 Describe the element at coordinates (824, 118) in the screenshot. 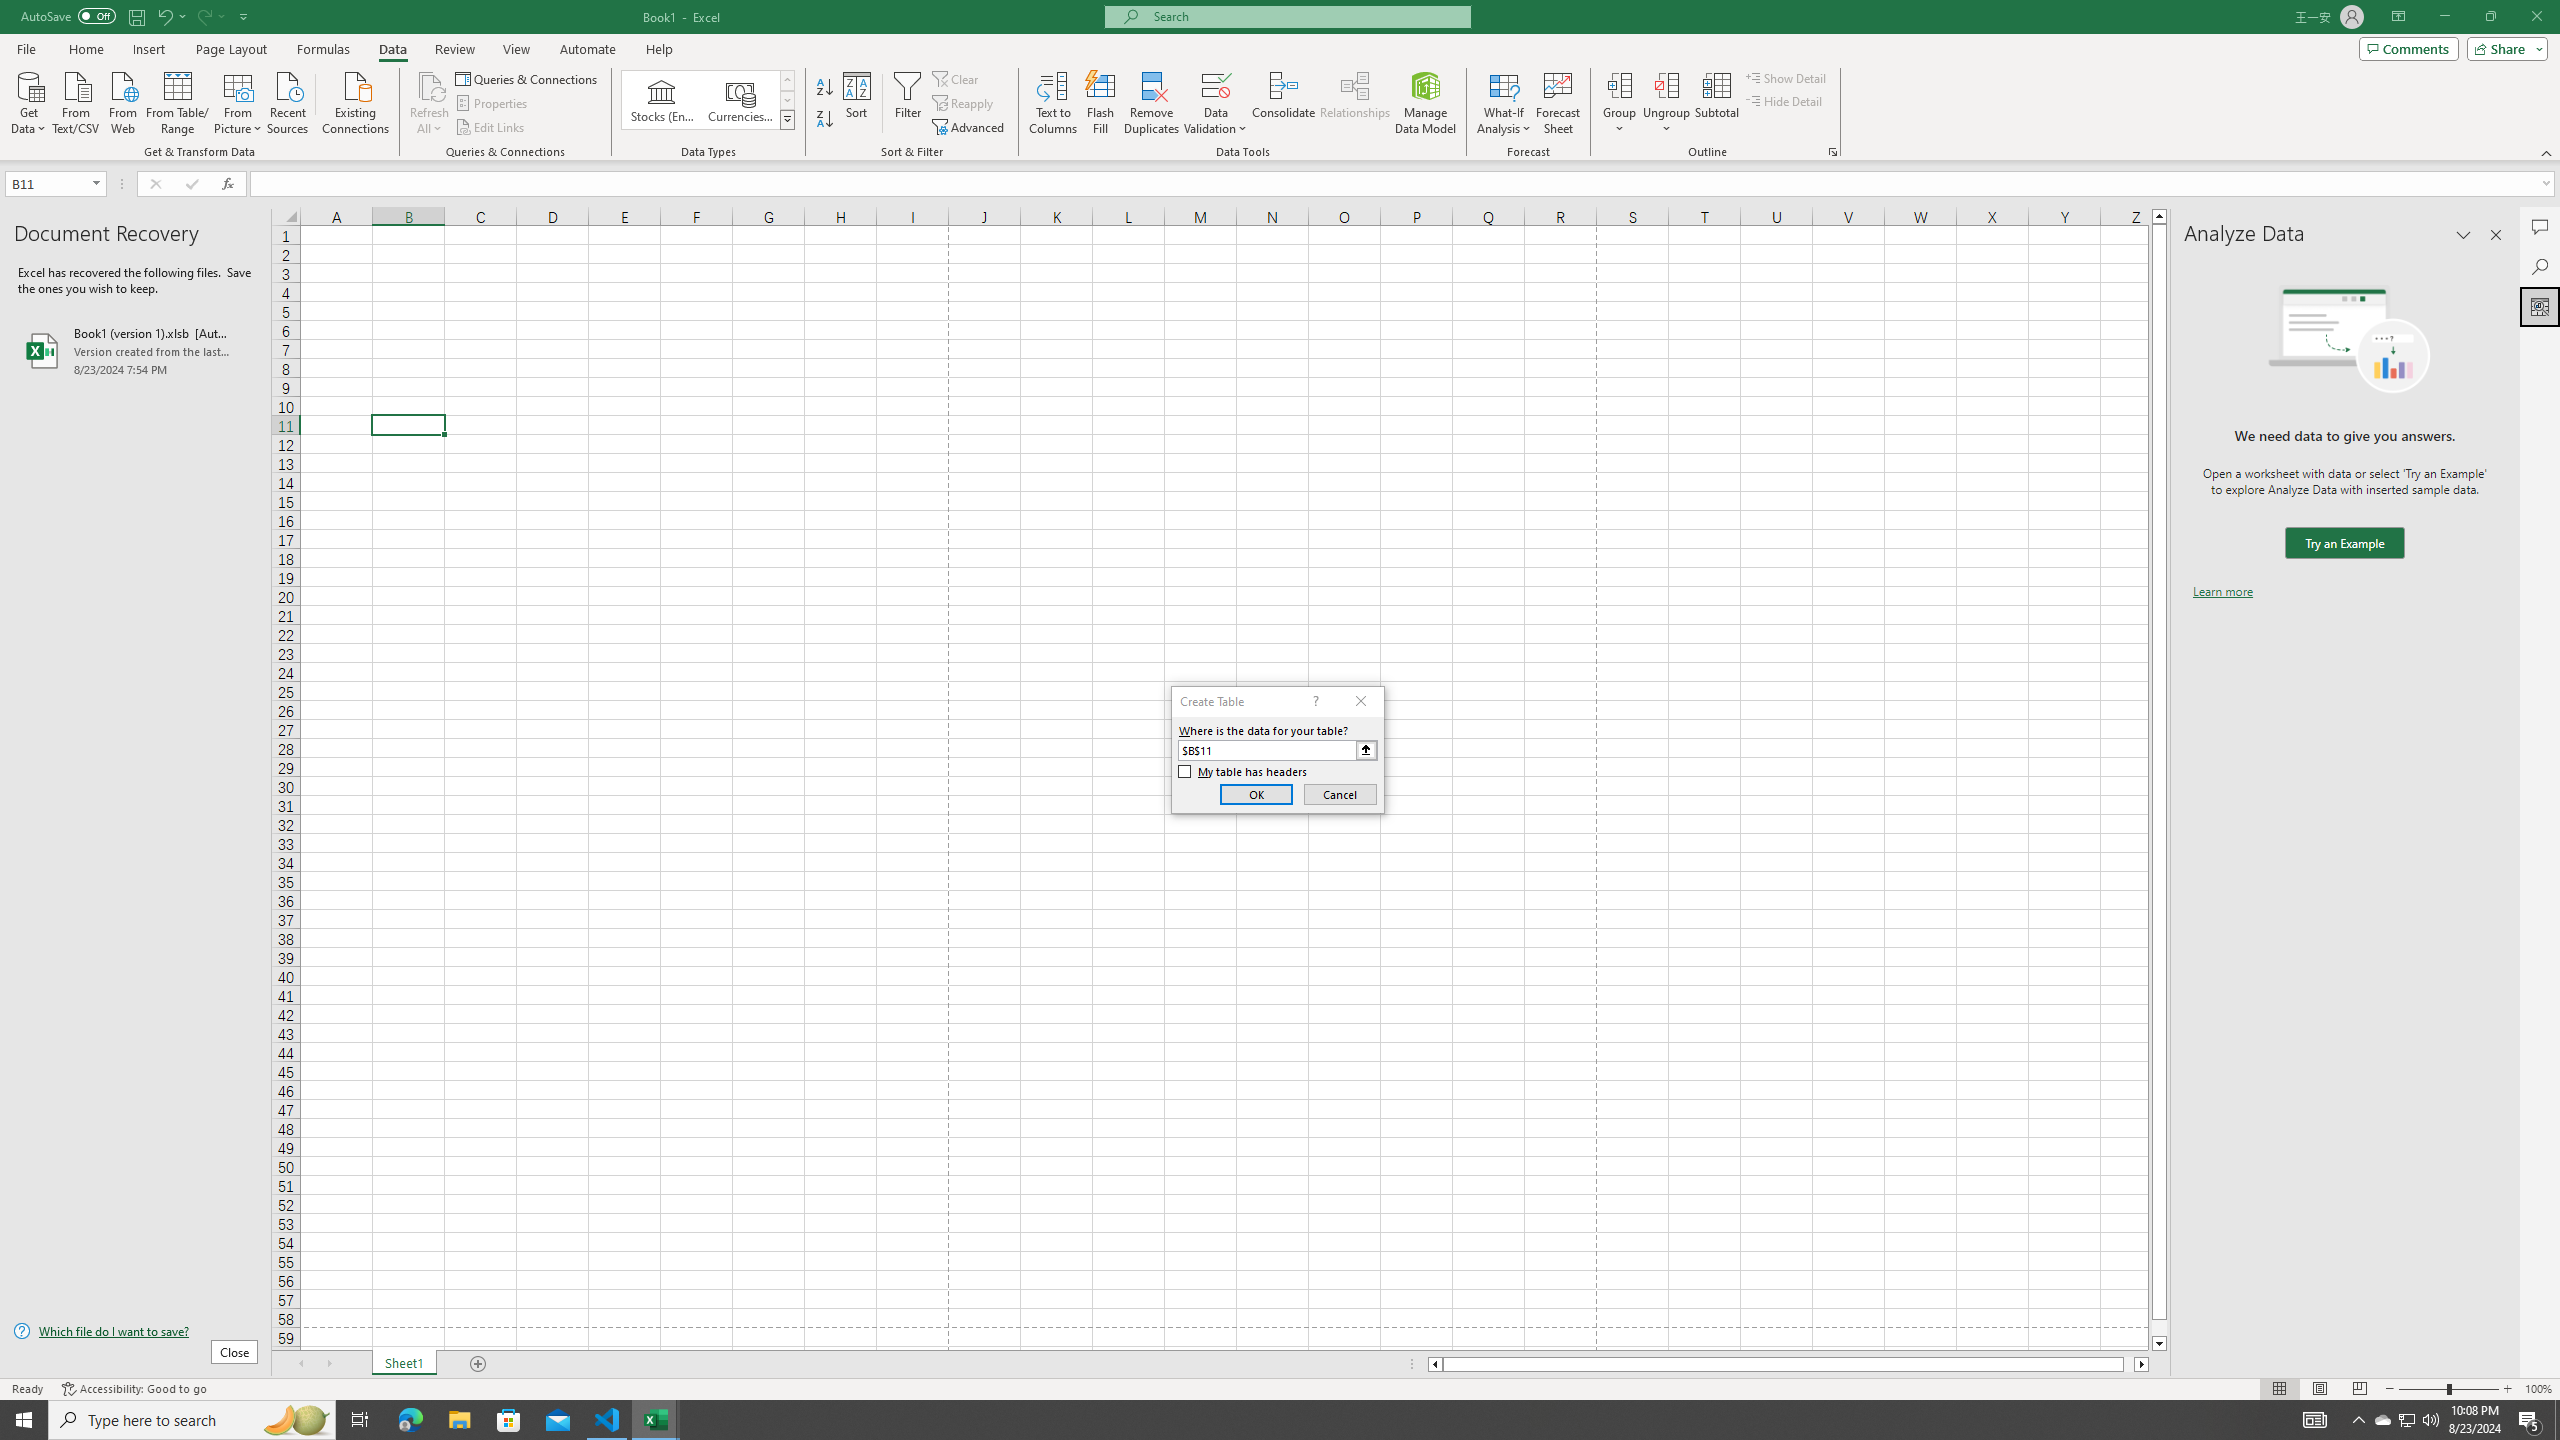

I see `'Sort Z to A'` at that location.